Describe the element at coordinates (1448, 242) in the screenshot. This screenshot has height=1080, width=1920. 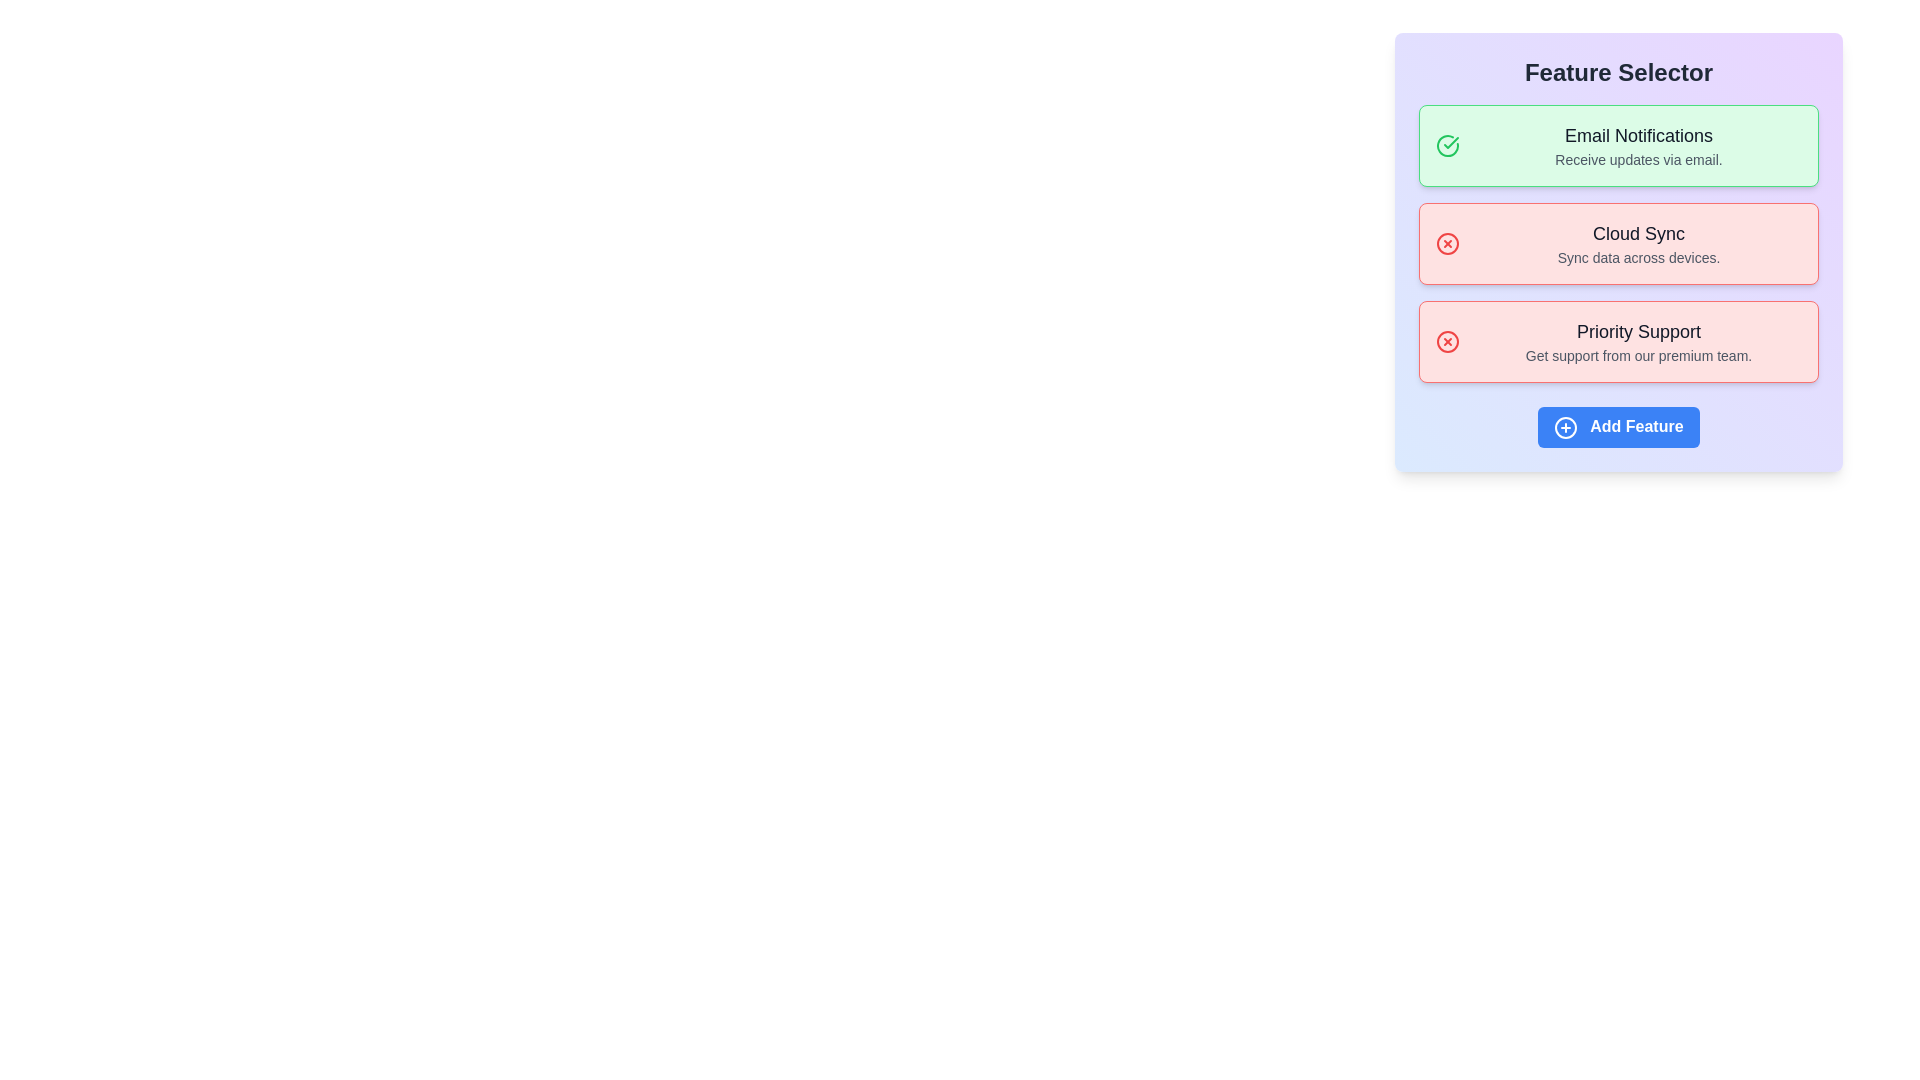
I see `the SVG circle element that indicates the state of the 'Cloud Sync' feature, located to the left of the 'Cloud Sync' text in the feature selection panel` at that location.